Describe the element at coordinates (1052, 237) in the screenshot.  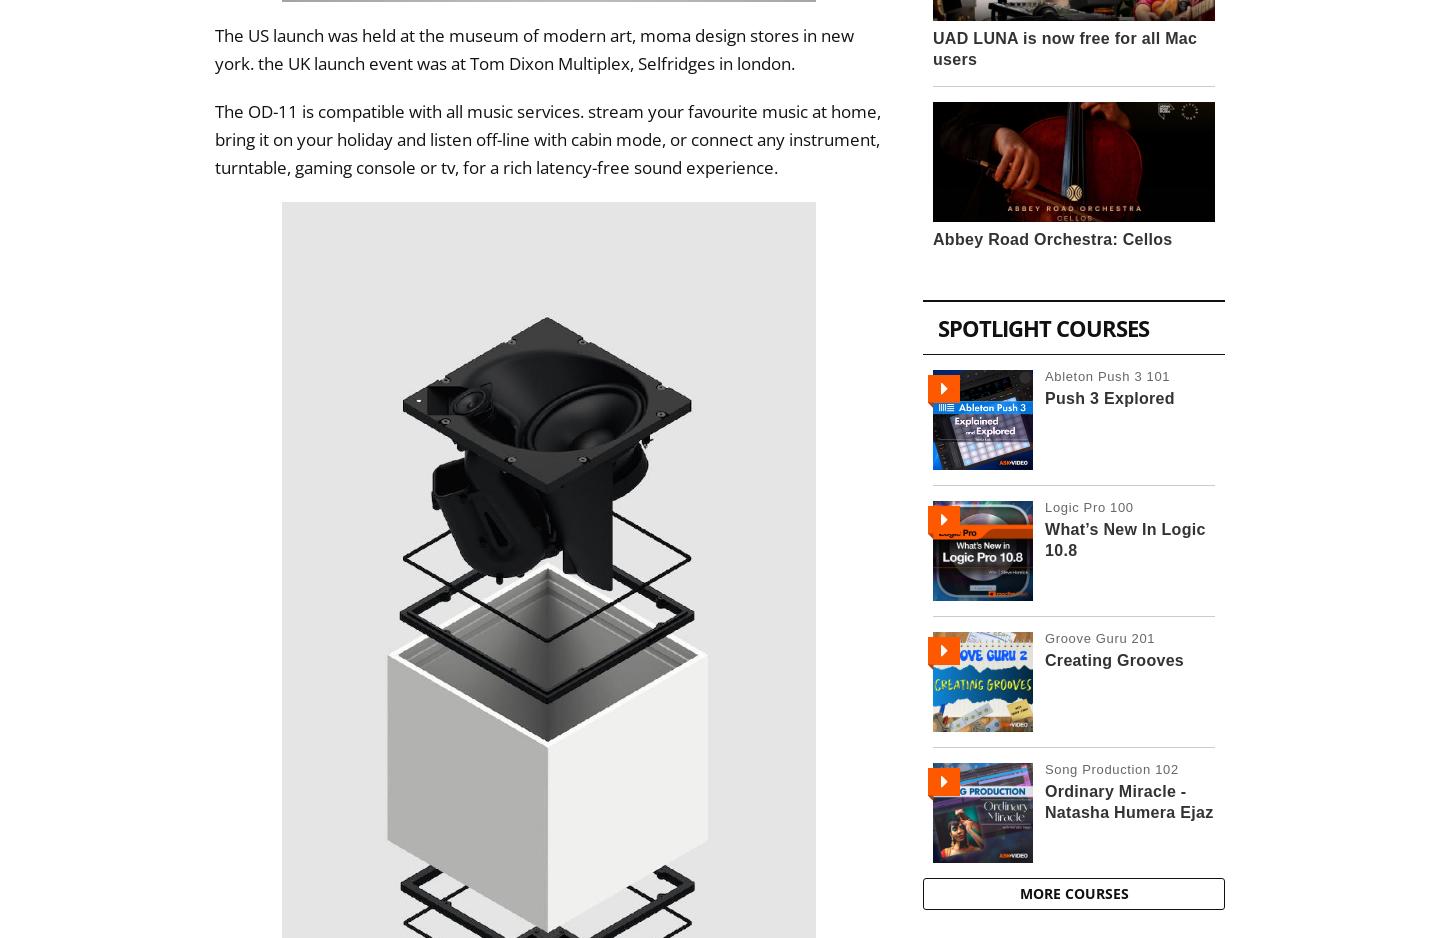
I see `'Abbey Road Orchestra: Cellos'` at that location.